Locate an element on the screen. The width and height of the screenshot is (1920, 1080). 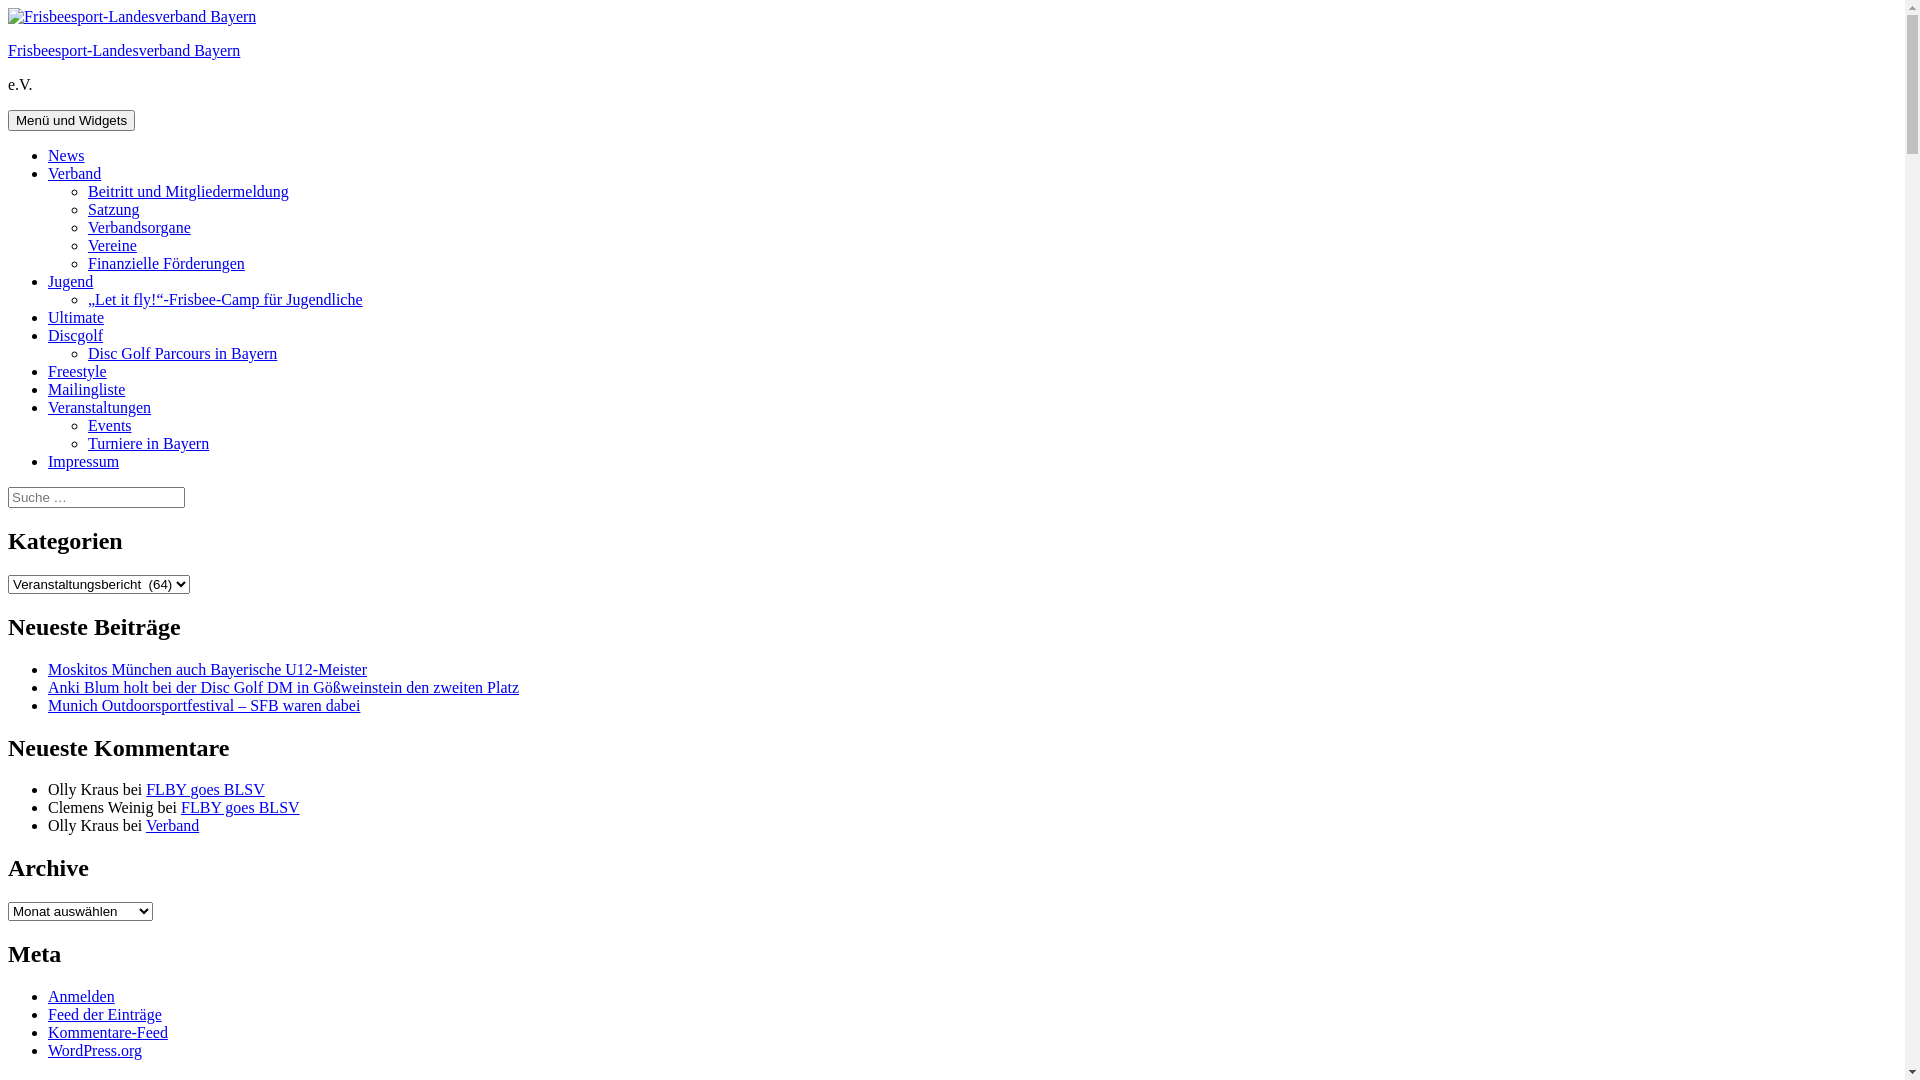
'FLBY goes BLSV' is located at coordinates (205, 788).